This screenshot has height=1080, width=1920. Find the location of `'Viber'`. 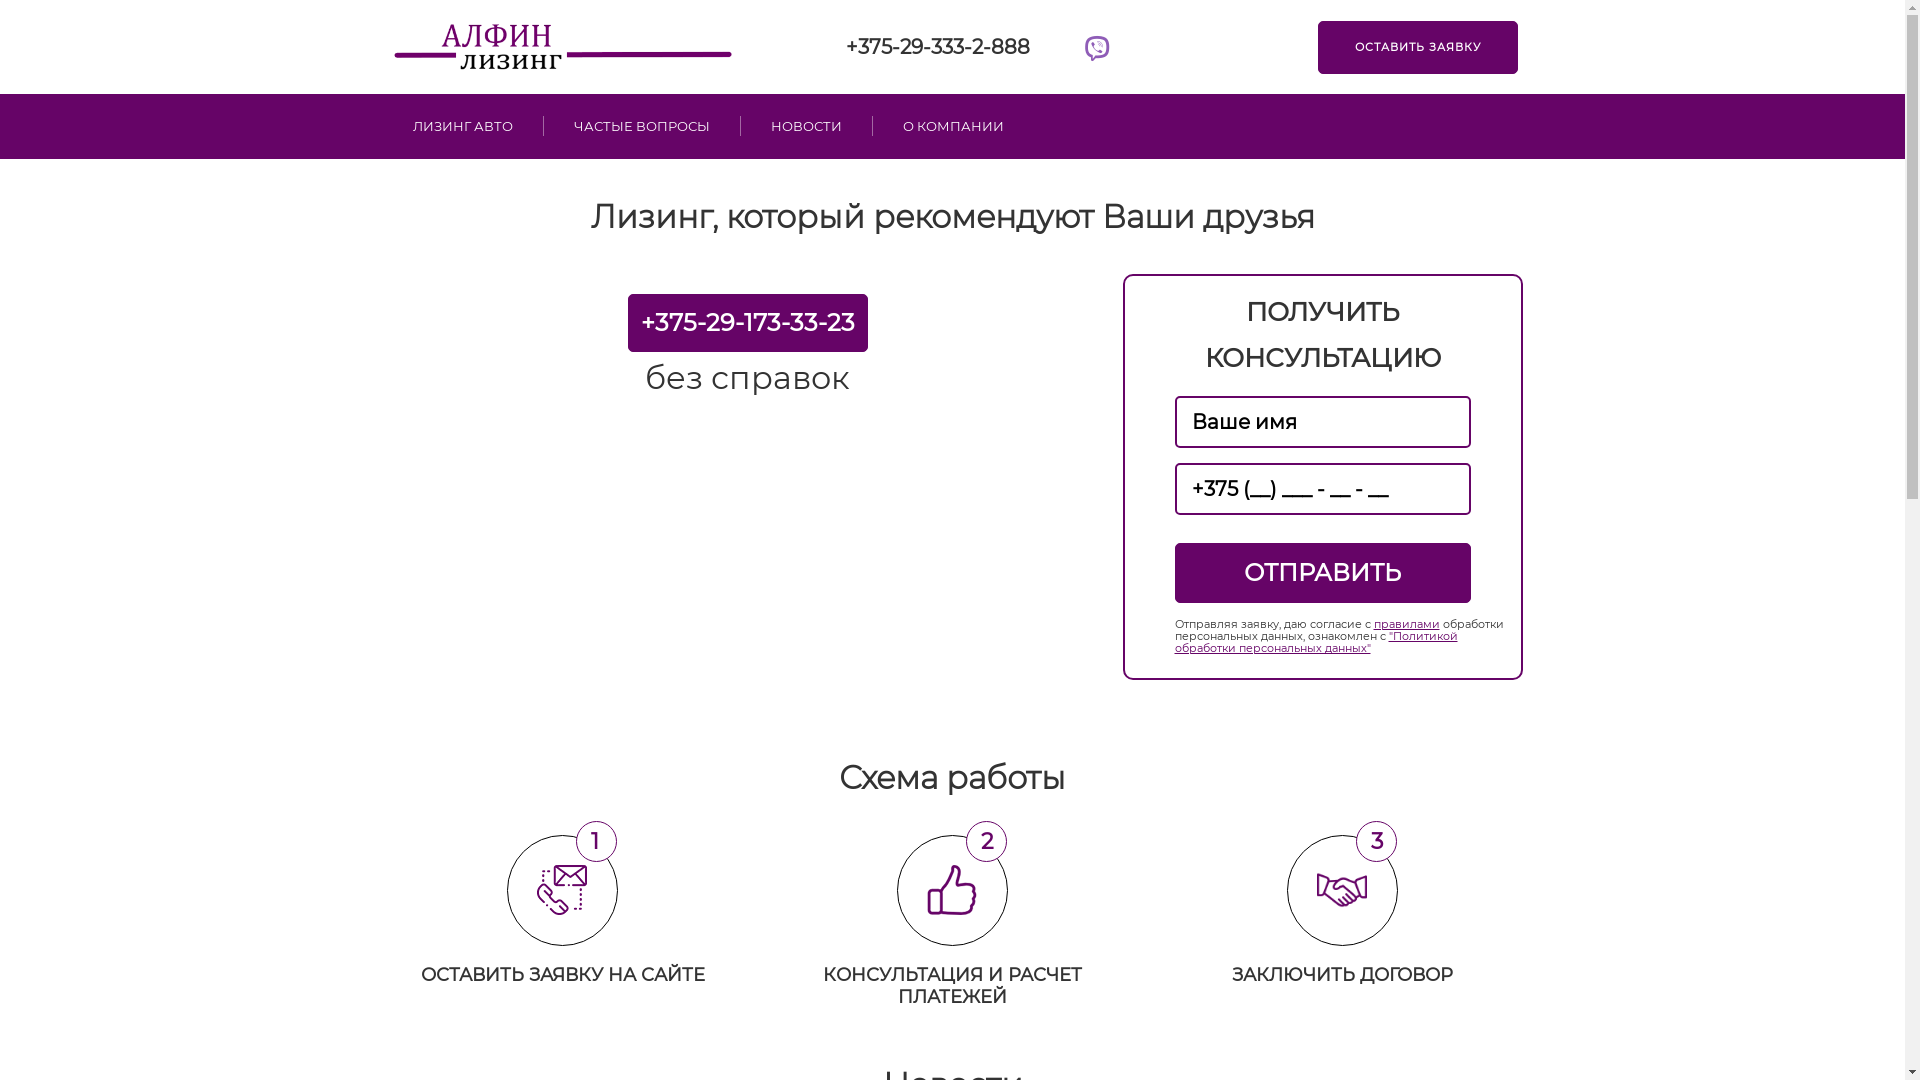

'Viber' is located at coordinates (1096, 49).